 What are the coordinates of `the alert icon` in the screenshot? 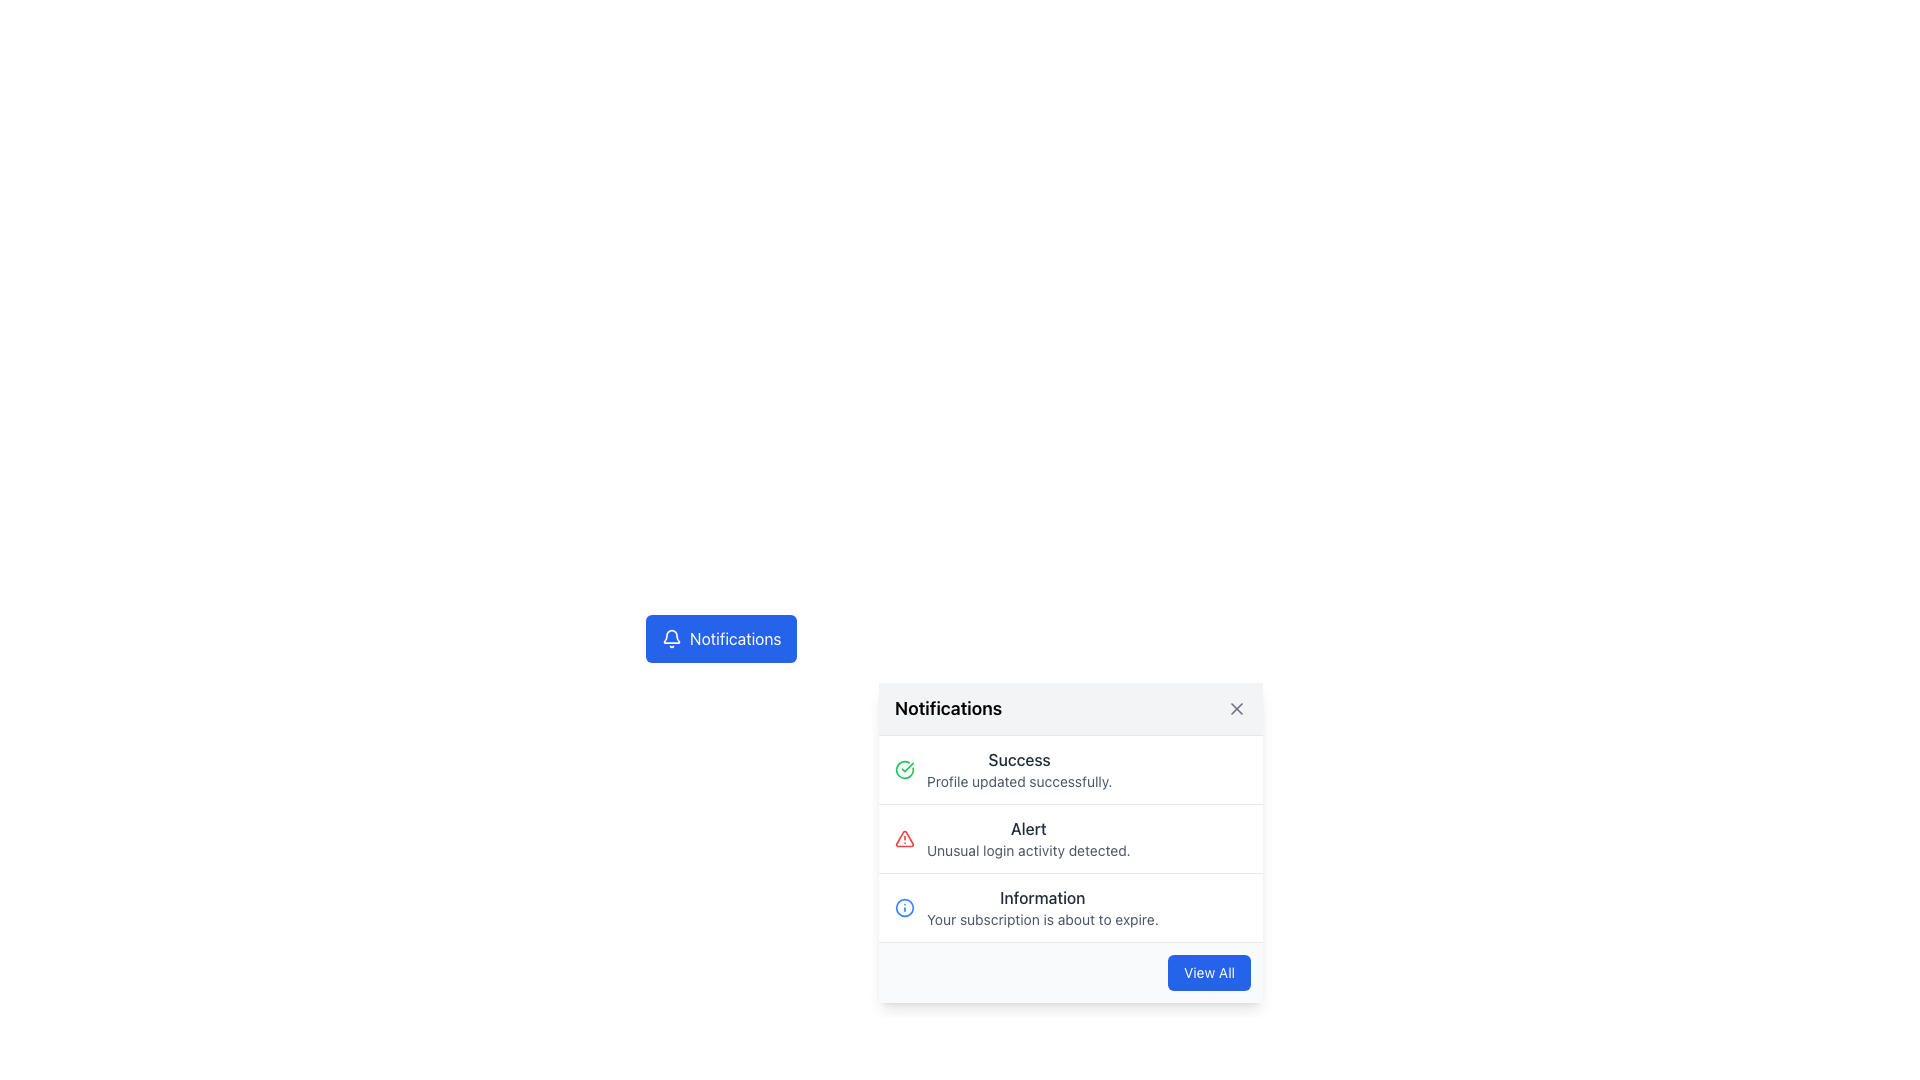 It's located at (903, 838).